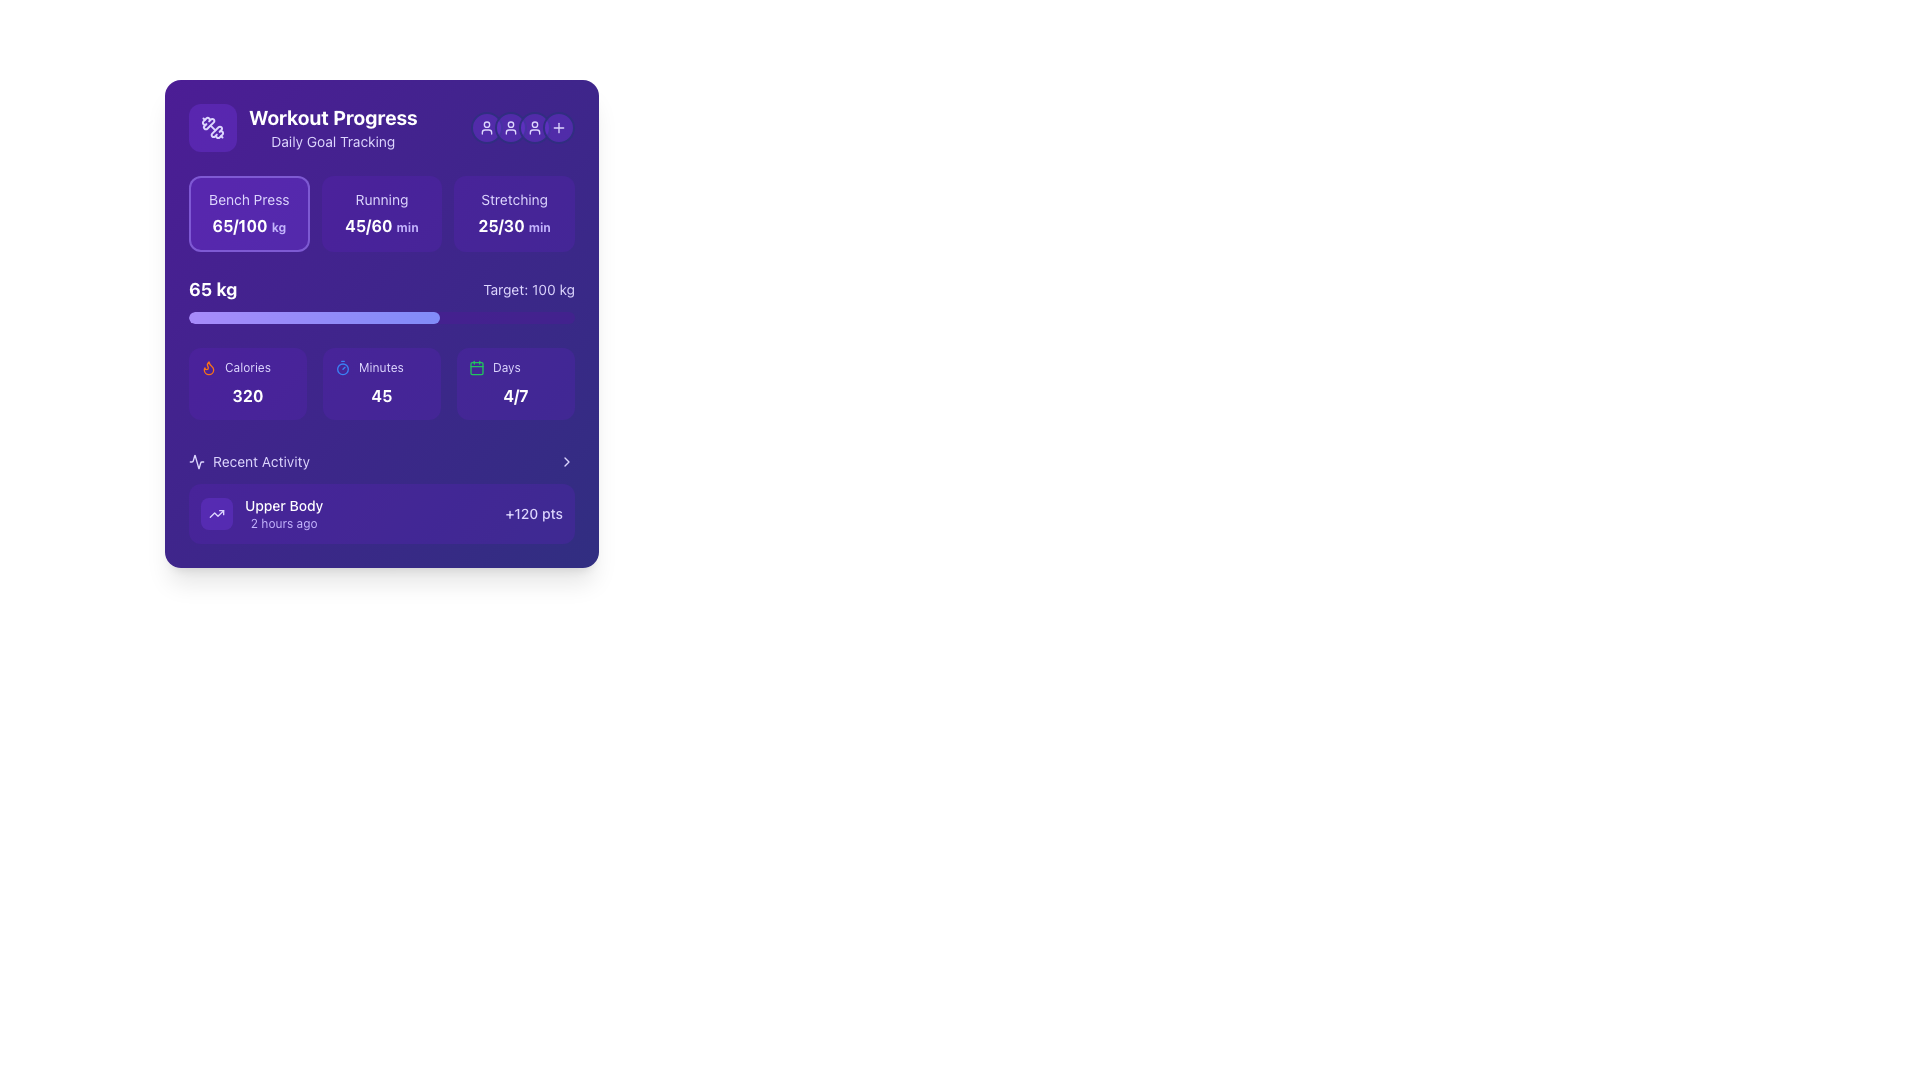  What do you see at coordinates (283, 512) in the screenshot?
I see `text displayed in the first entry of the 'Recent Activity' section located in the bottom left of the purple panel` at bounding box center [283, 512].